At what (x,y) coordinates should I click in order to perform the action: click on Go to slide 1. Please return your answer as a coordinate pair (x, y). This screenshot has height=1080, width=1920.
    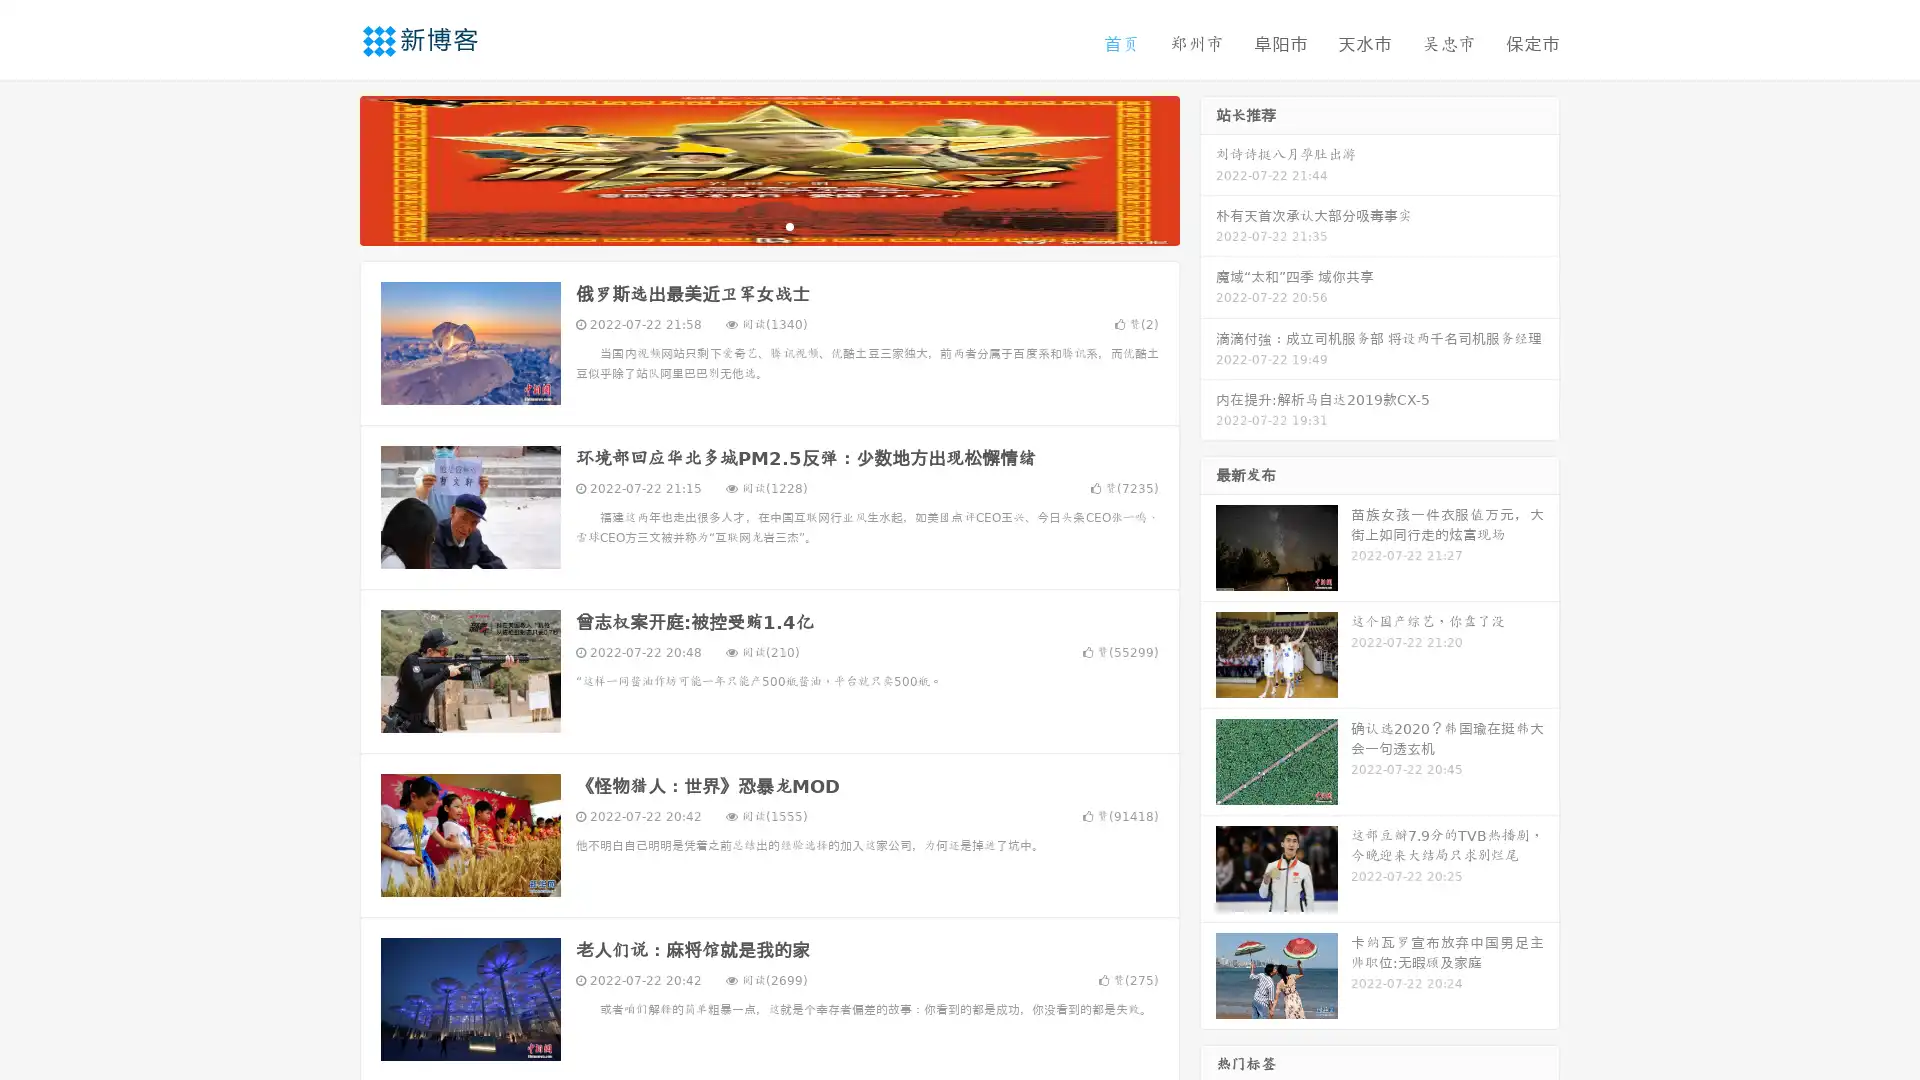
    Looking at the image, I should click on (748, 225).